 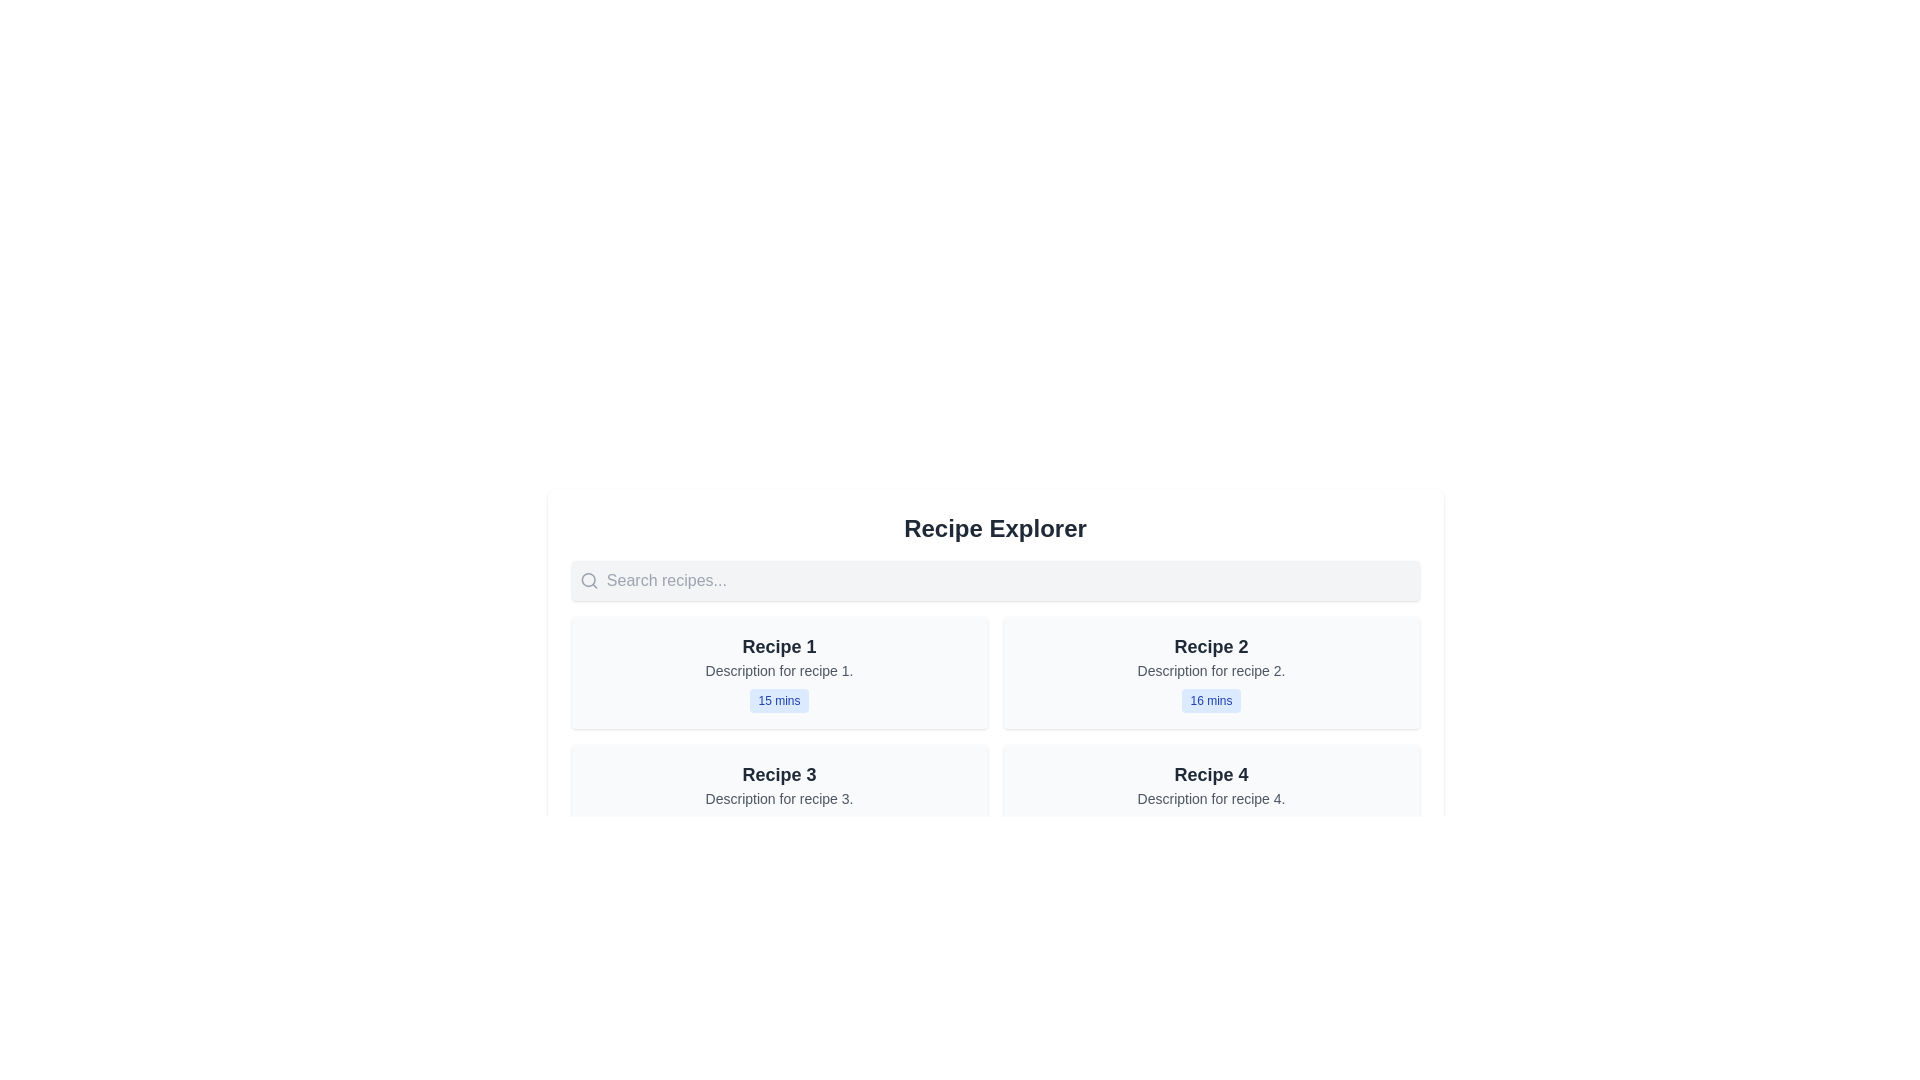 What do you see at coordinates (995, 527) in the screenshot?
I see `title of the Text Header, which is positioned above the search bar in the recipe exploration interface` at bounding box center [995, 527].